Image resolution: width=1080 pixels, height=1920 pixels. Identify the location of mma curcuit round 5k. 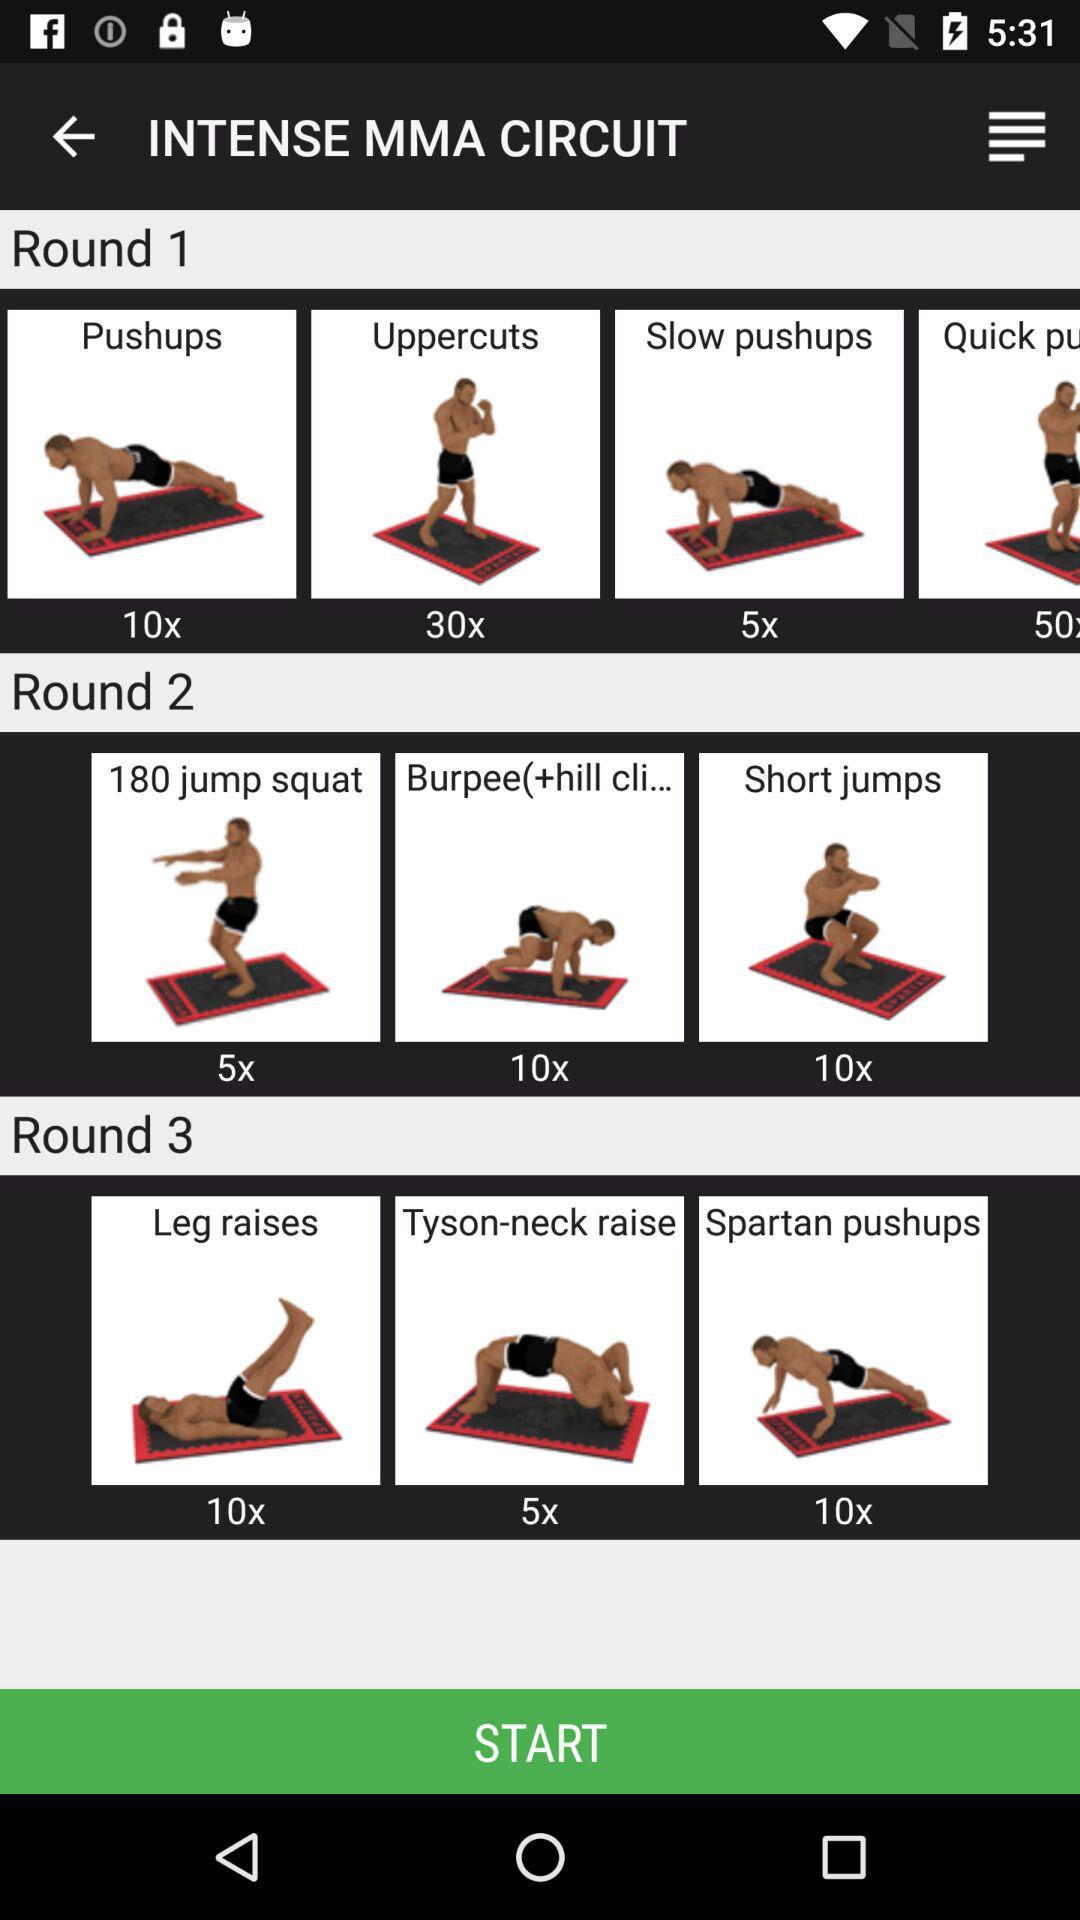
(538, 1363).